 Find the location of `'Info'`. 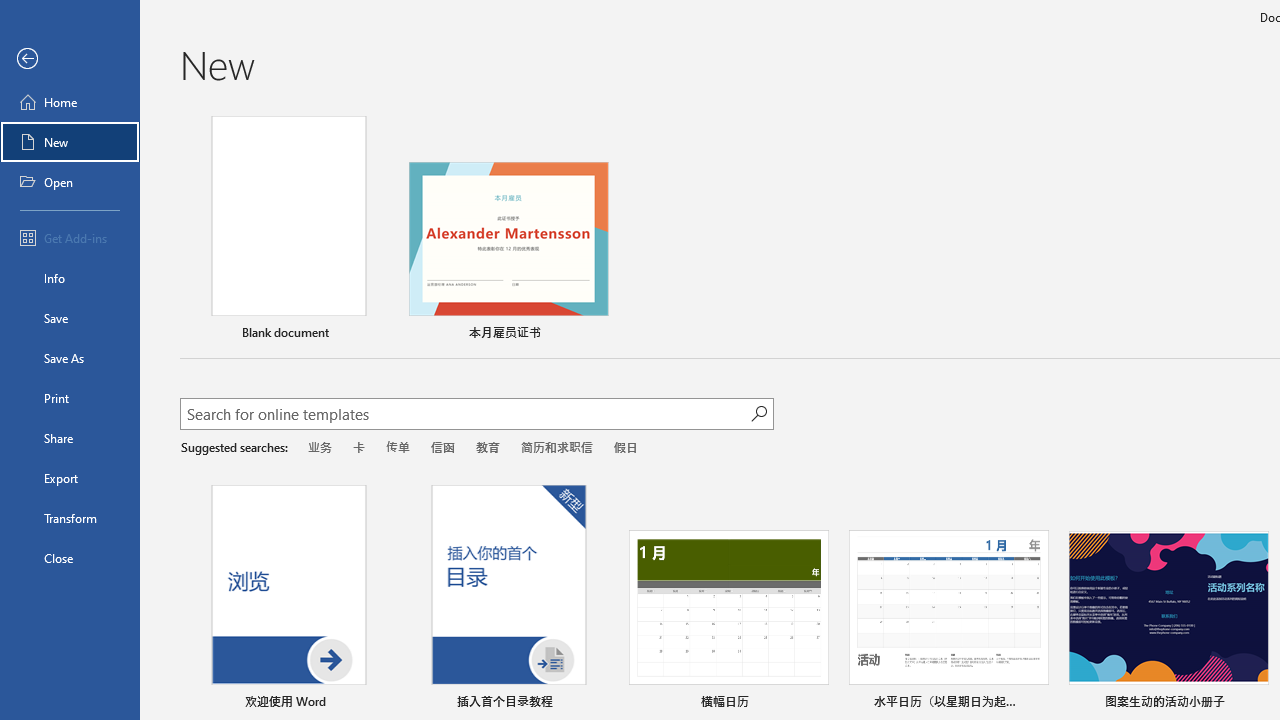

'Info' is located at coordinates (69, 277).